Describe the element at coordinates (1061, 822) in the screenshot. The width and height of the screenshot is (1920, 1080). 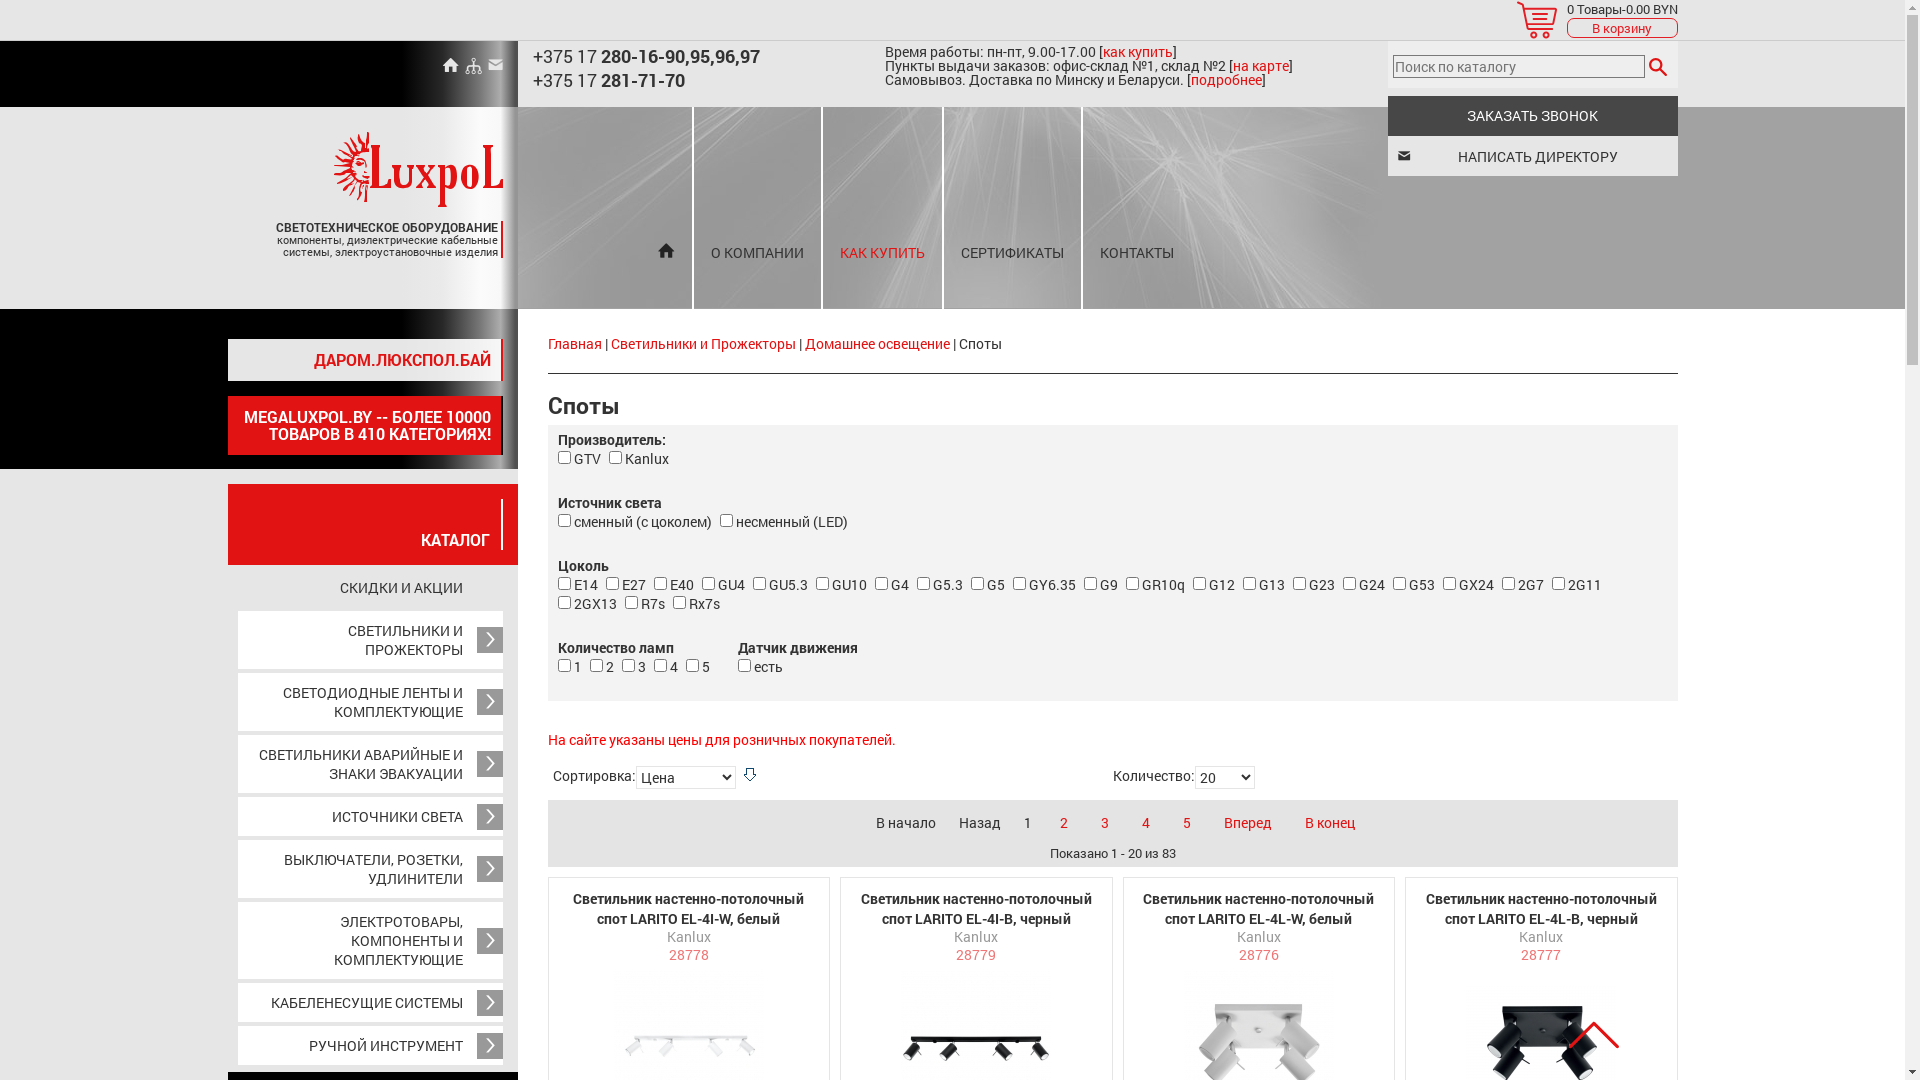
I see `'2'` at that location.